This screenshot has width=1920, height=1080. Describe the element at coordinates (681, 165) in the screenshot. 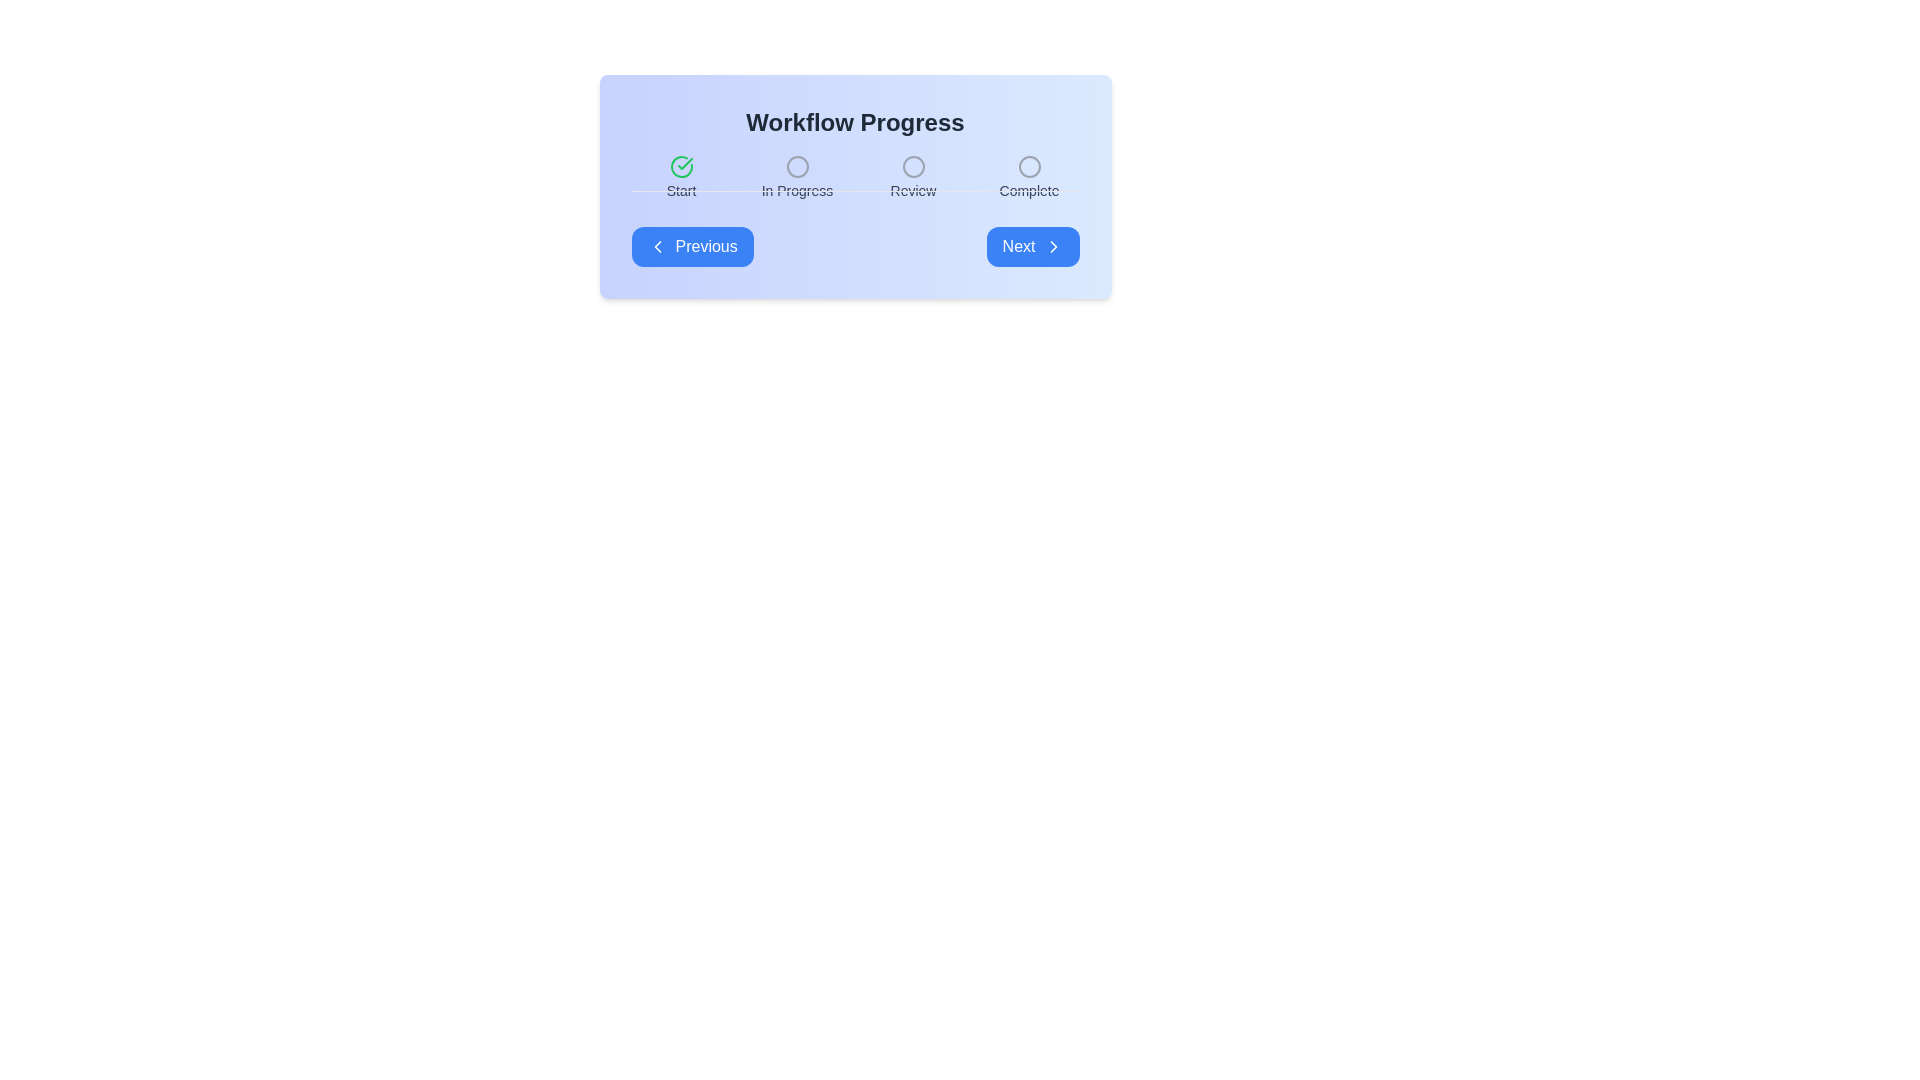

I see `the green 'Start' stage icon located at the leftmost position in the workflow progression area, which indicates that the stage is complete or active` at that location.